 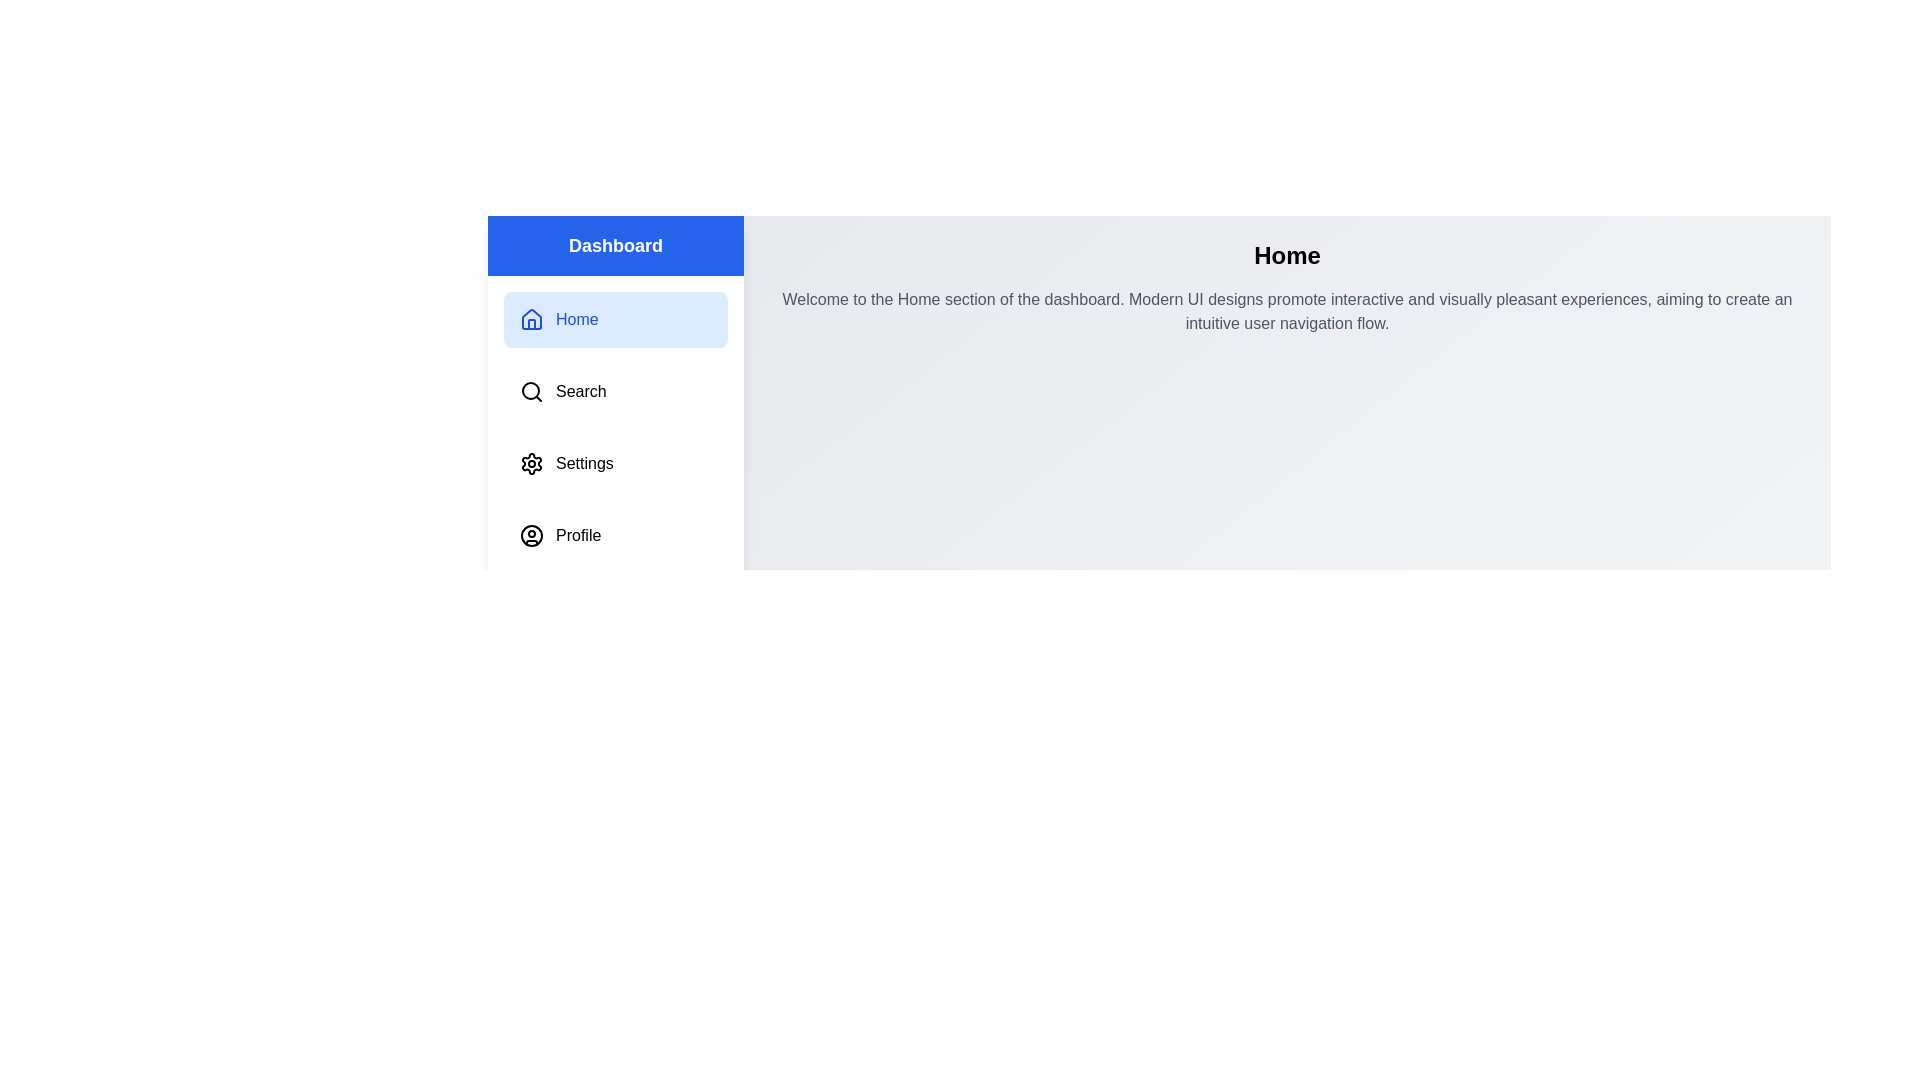 I want to click on the menu item corresponding to Search, so click(x=614, y=392).